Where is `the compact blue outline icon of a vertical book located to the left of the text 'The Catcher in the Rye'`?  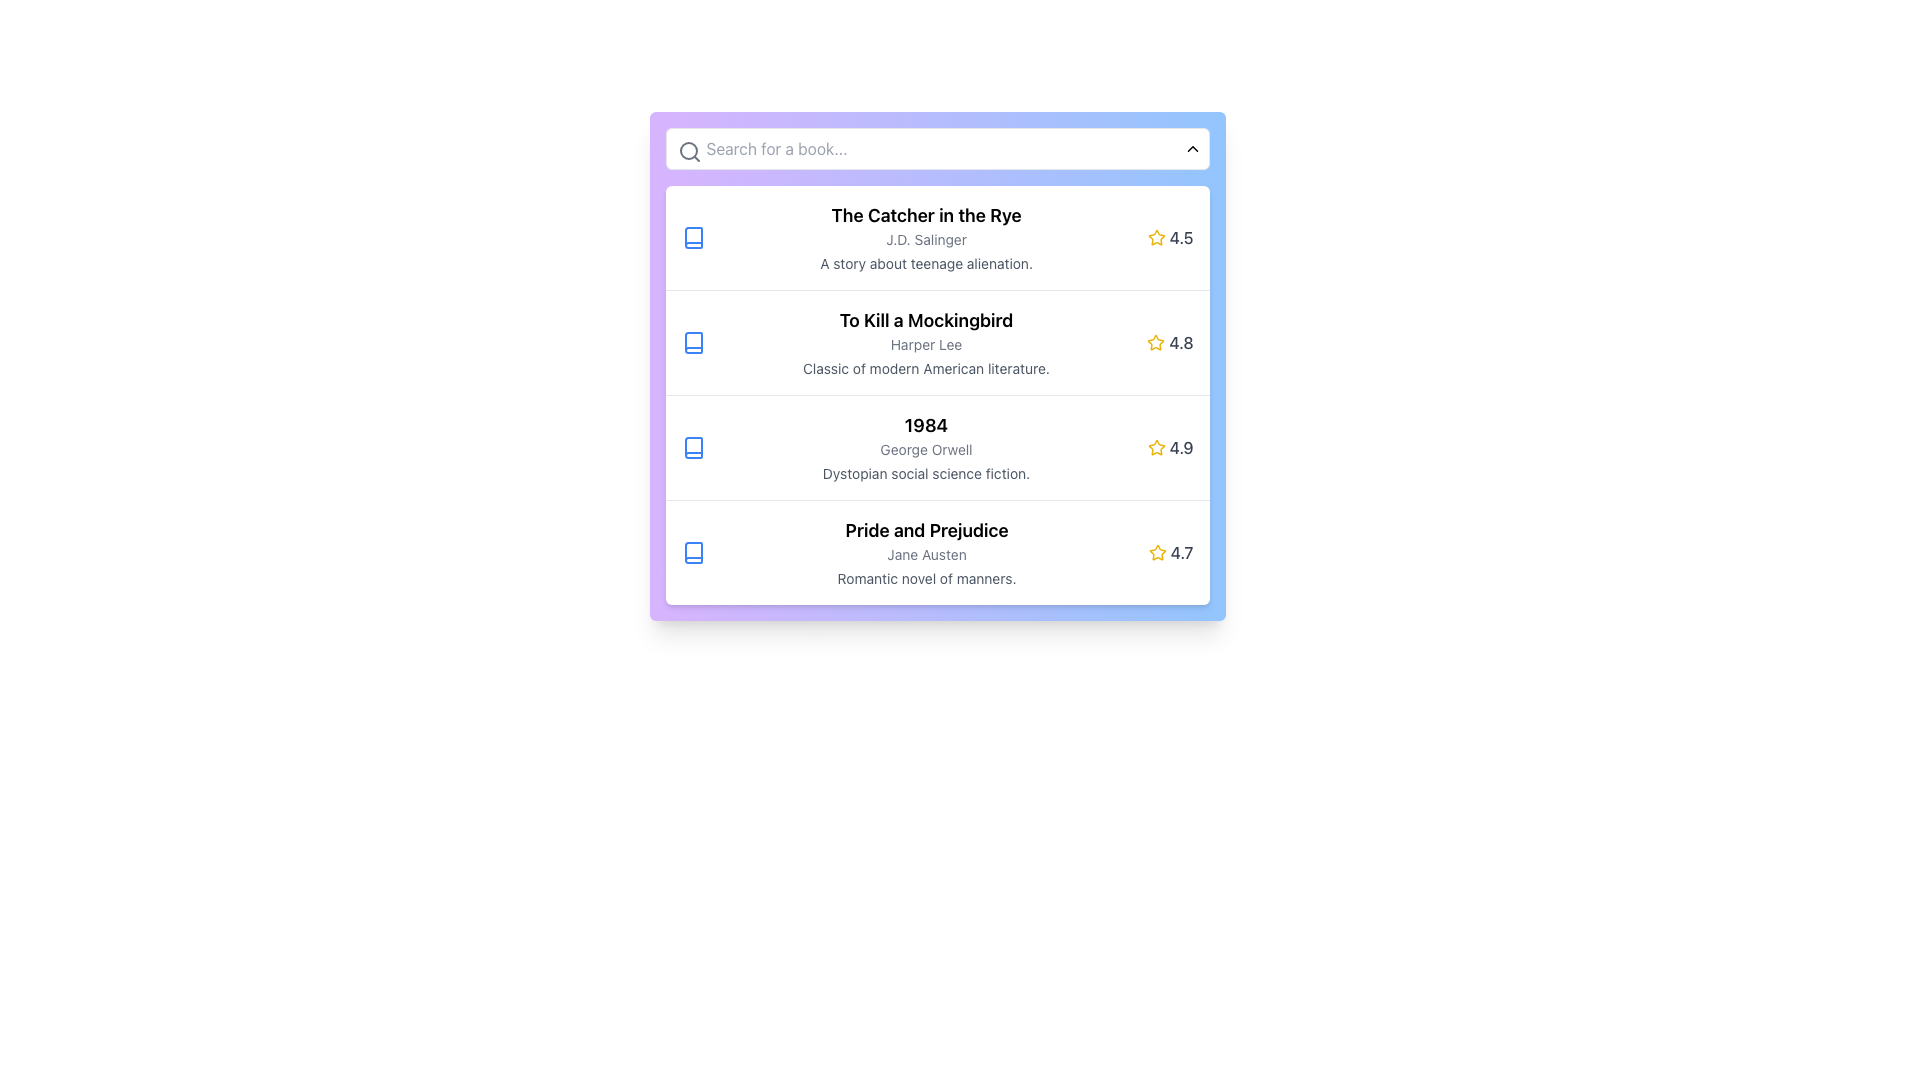
the compact blue outline icon of a vertical book located to the left of the text 'The Catcher in the Rye' is located at coordinates (693, 237).